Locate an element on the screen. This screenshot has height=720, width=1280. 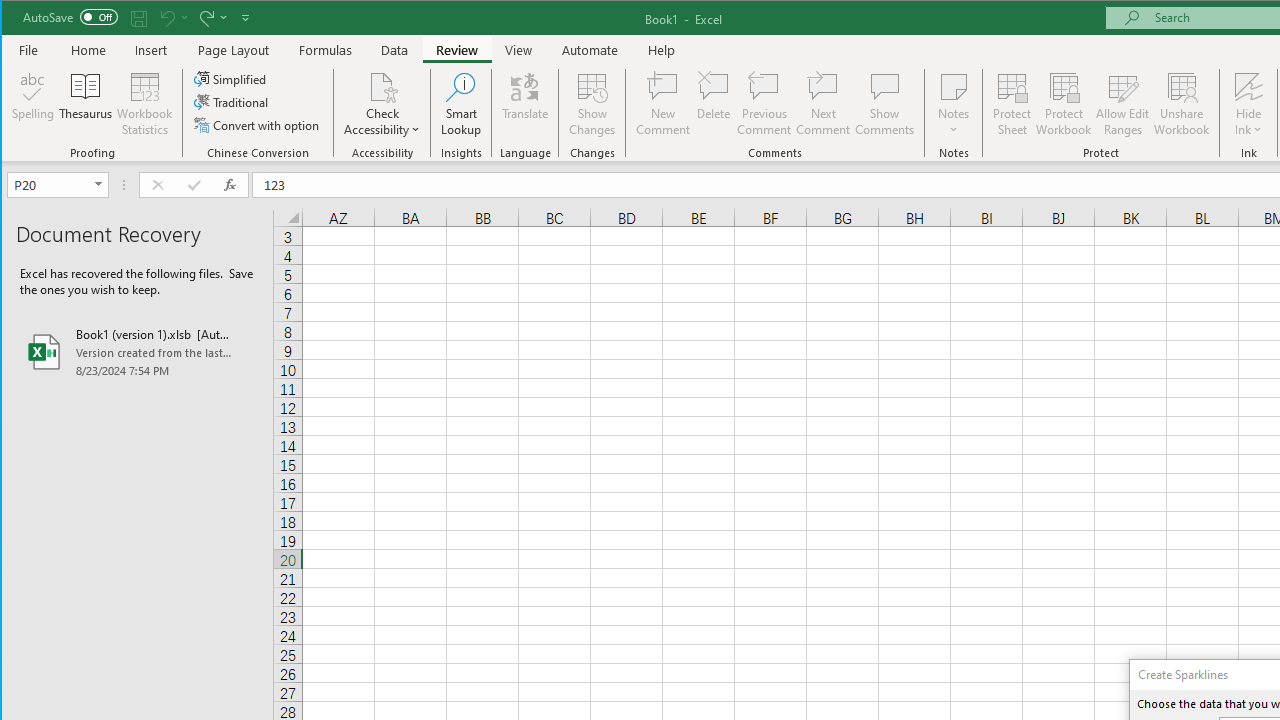
'File Tab' is located at coordinates (29, 49).